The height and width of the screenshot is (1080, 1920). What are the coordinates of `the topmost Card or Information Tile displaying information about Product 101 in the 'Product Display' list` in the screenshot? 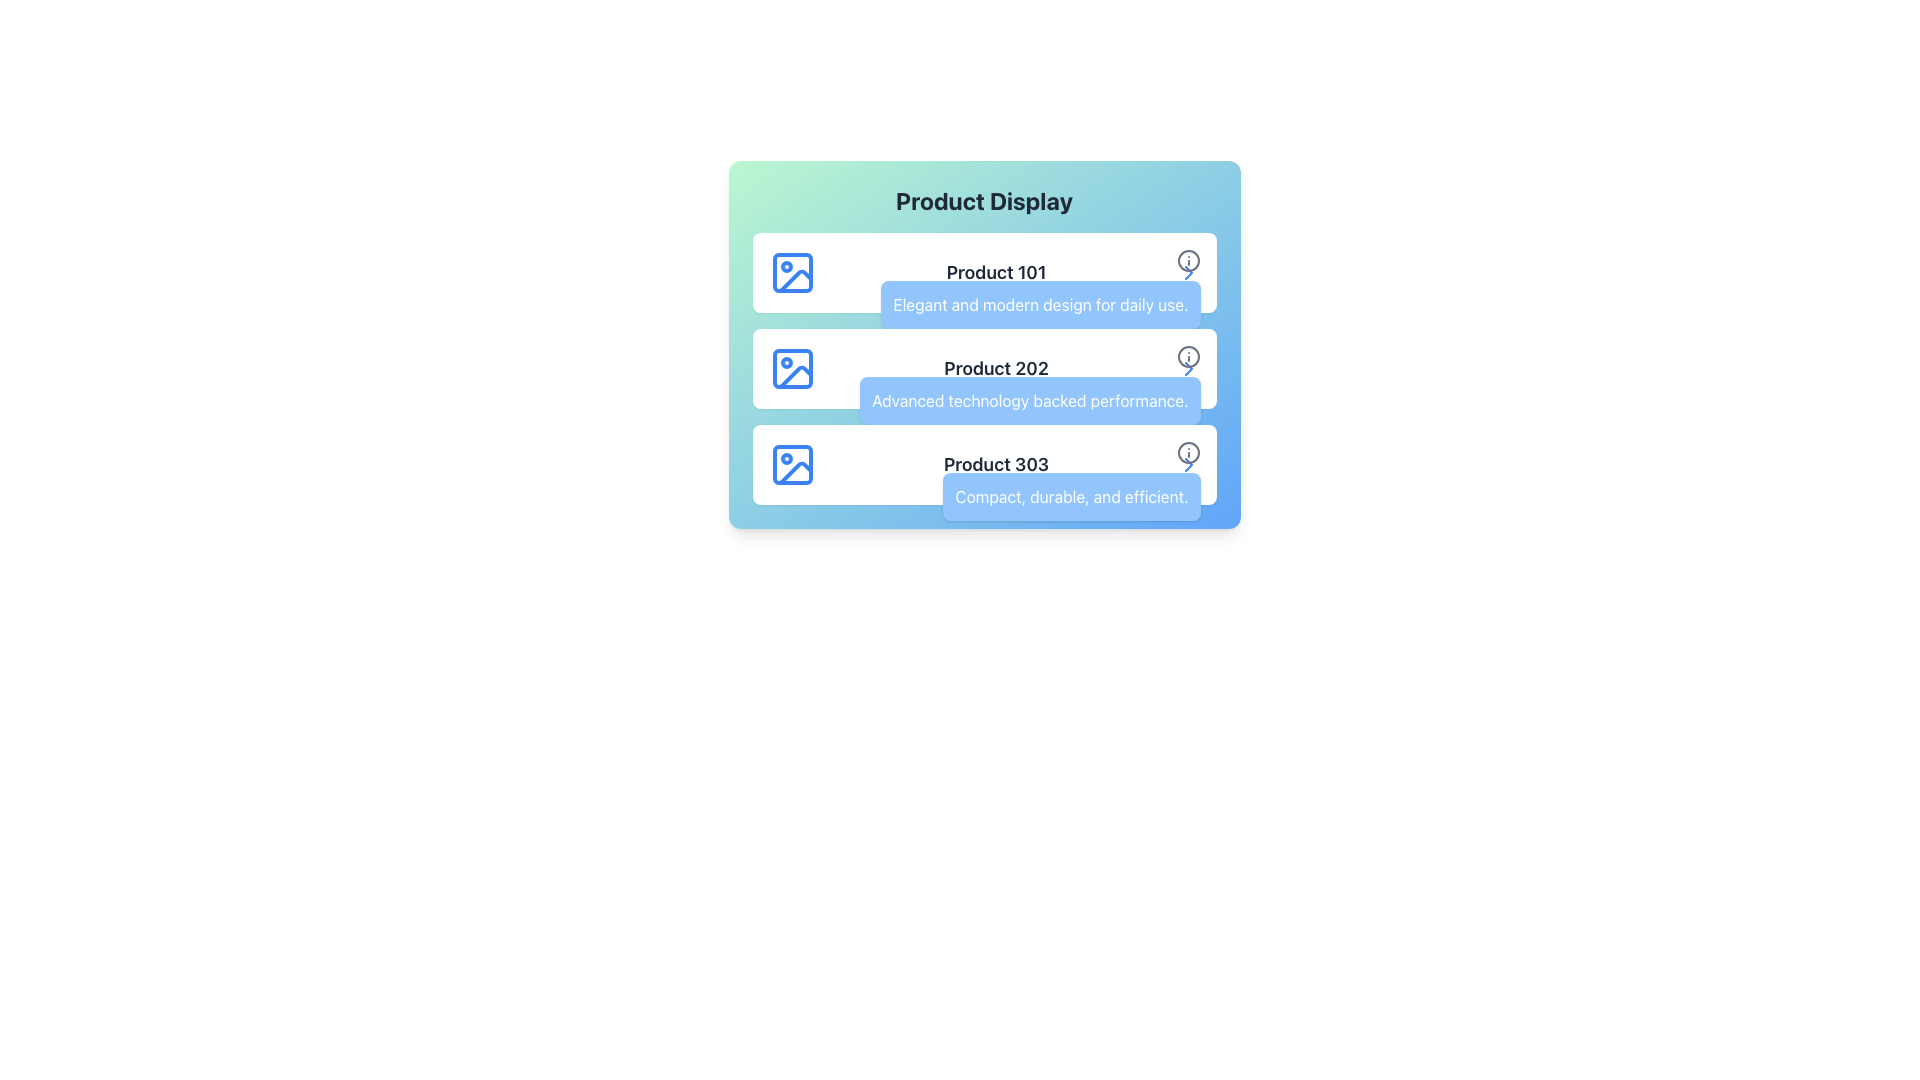 It's located at (984, 273).